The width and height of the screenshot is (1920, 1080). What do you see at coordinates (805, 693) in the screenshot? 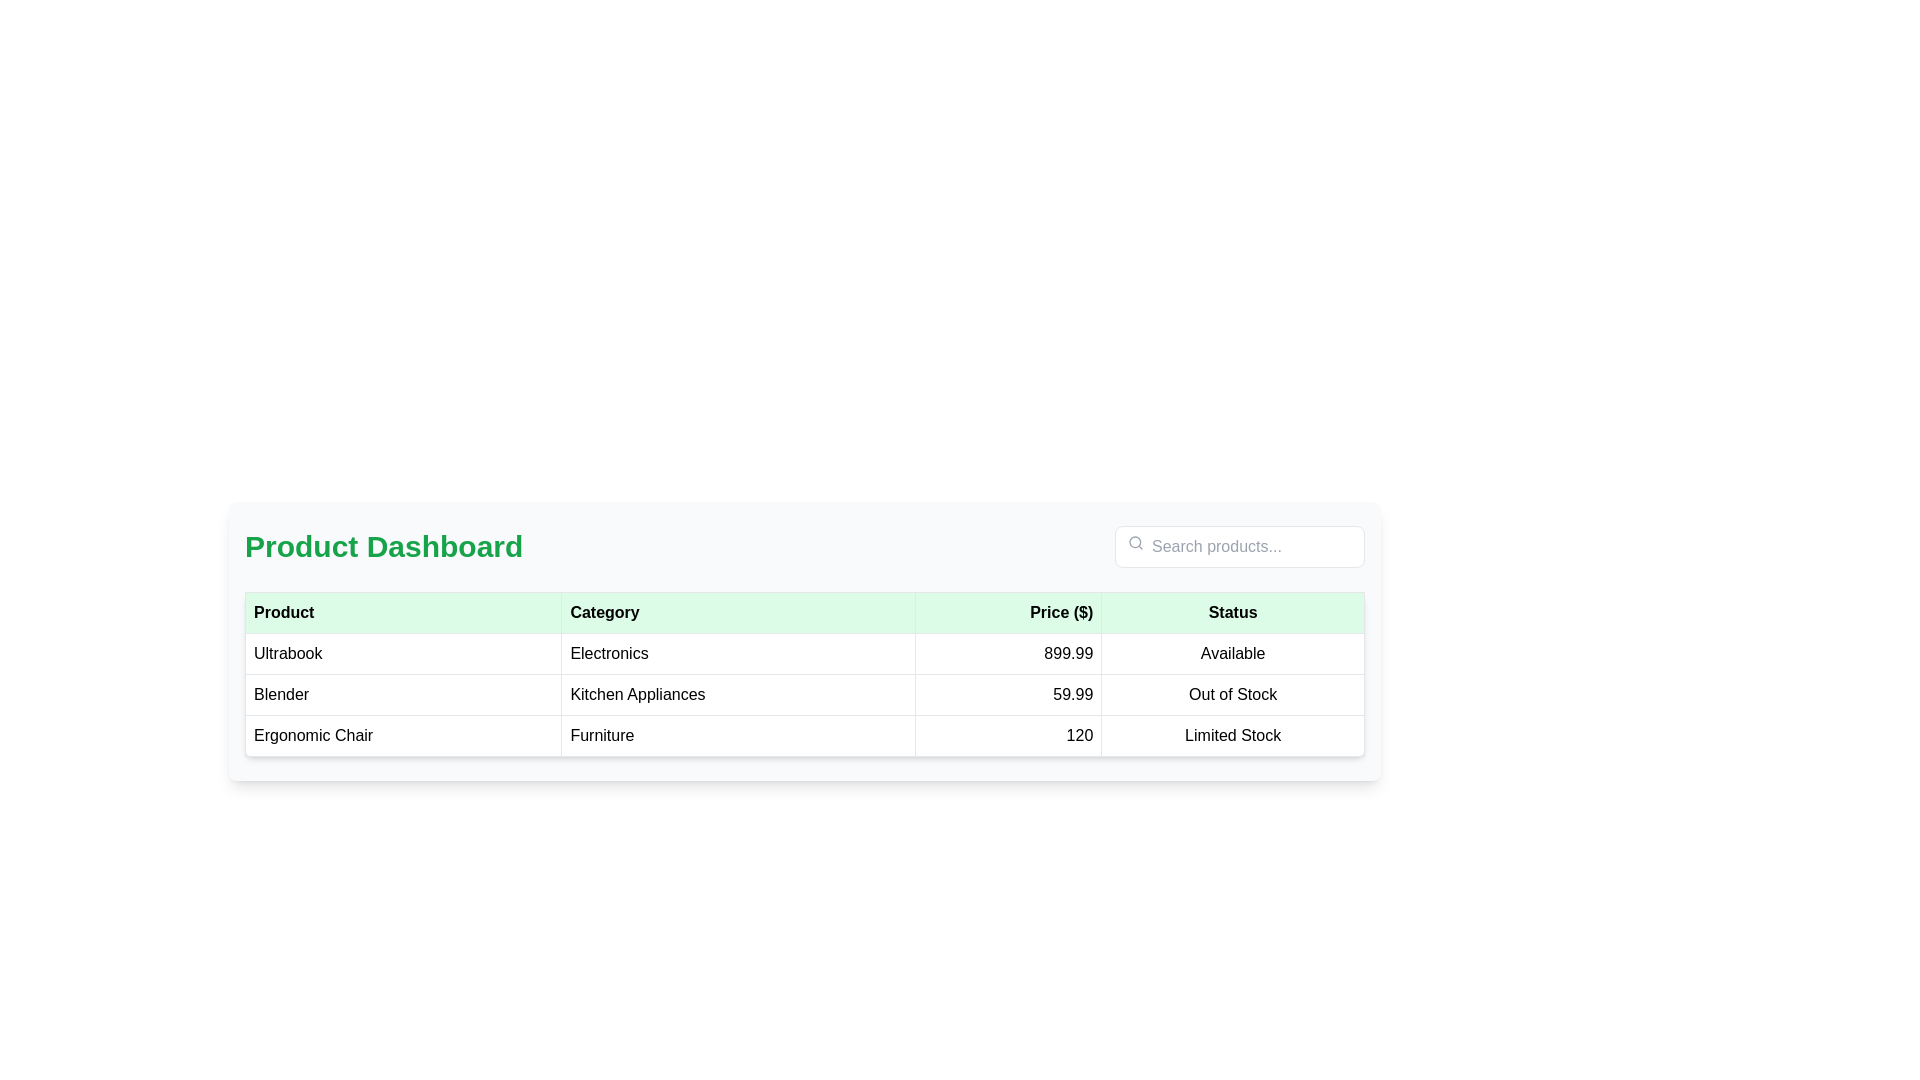
I see `the second row of the product table displaying 'Blender', 'Kitchen Appliances', '59.99', and 'Out of Stock'` at bounding box center [805, 693].